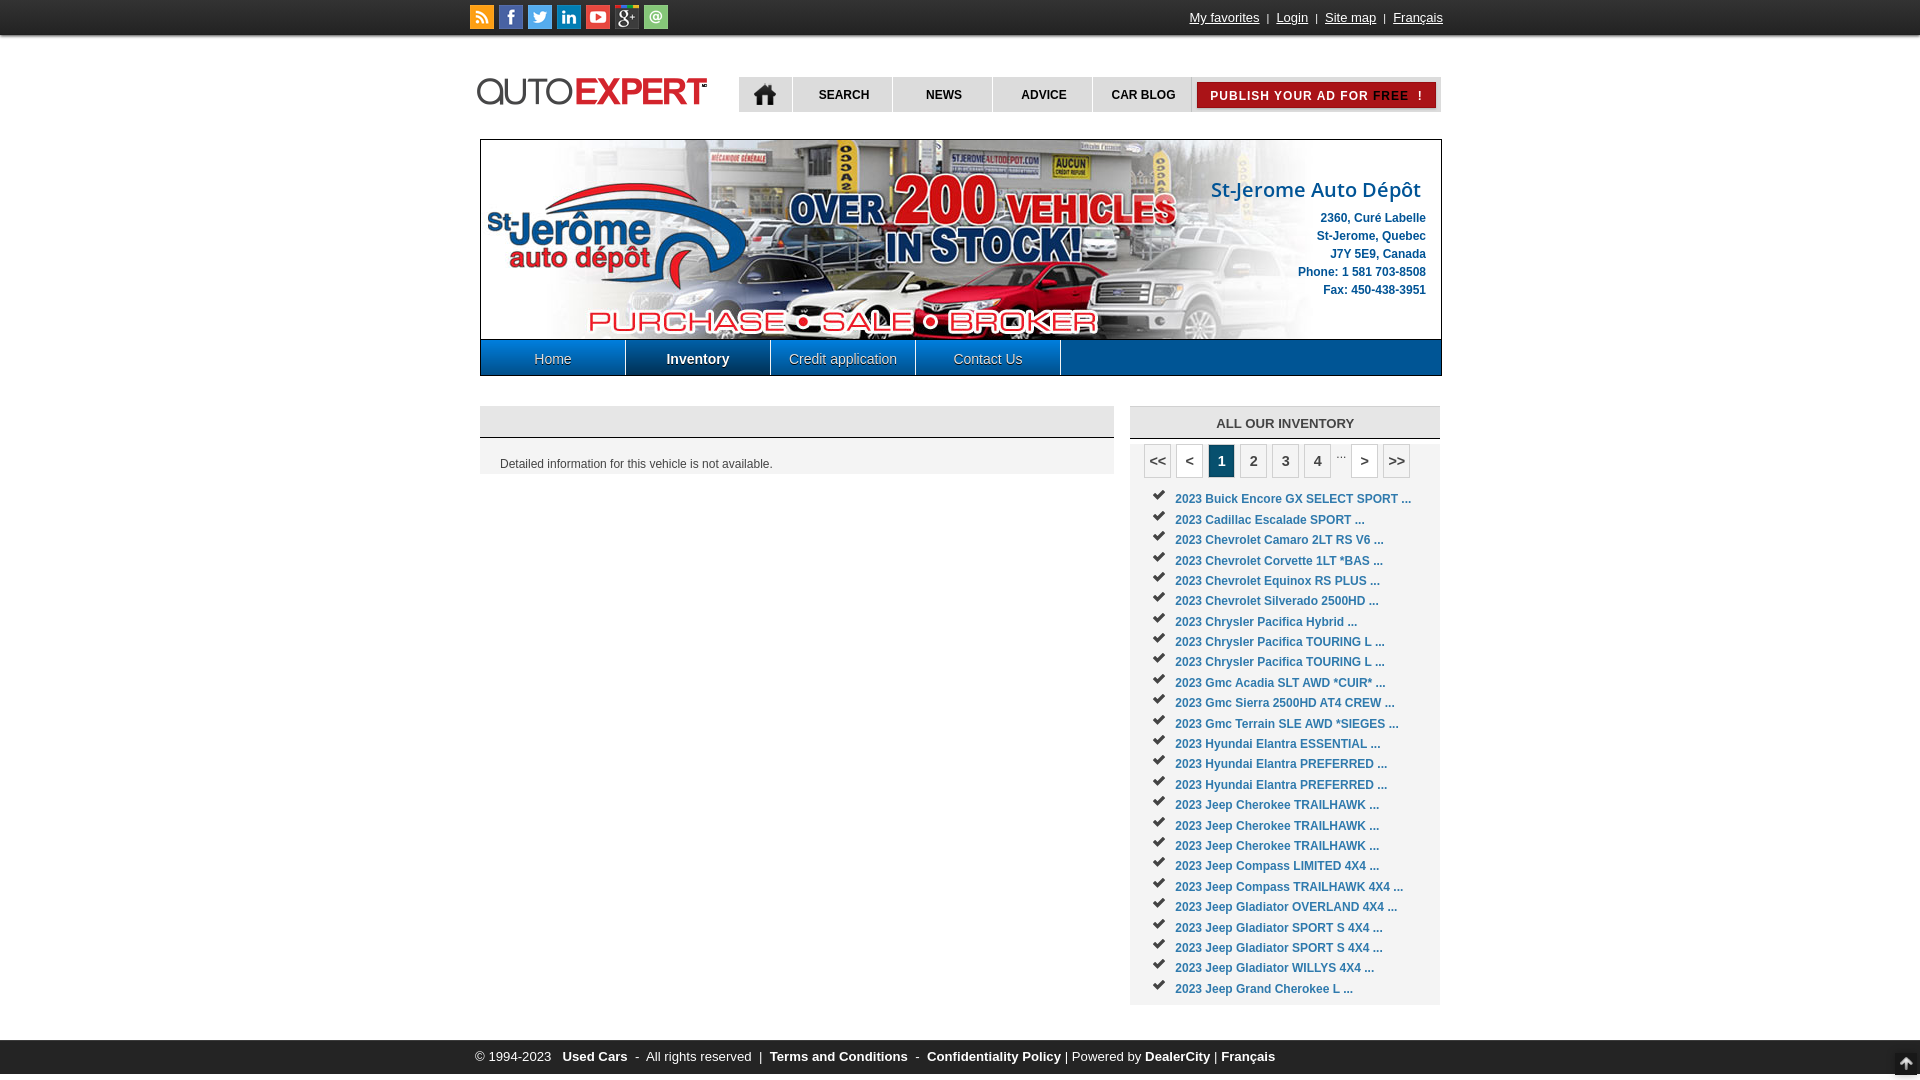 The image size is (1920, 1080). I want to click on '2', so click(1252, 461).